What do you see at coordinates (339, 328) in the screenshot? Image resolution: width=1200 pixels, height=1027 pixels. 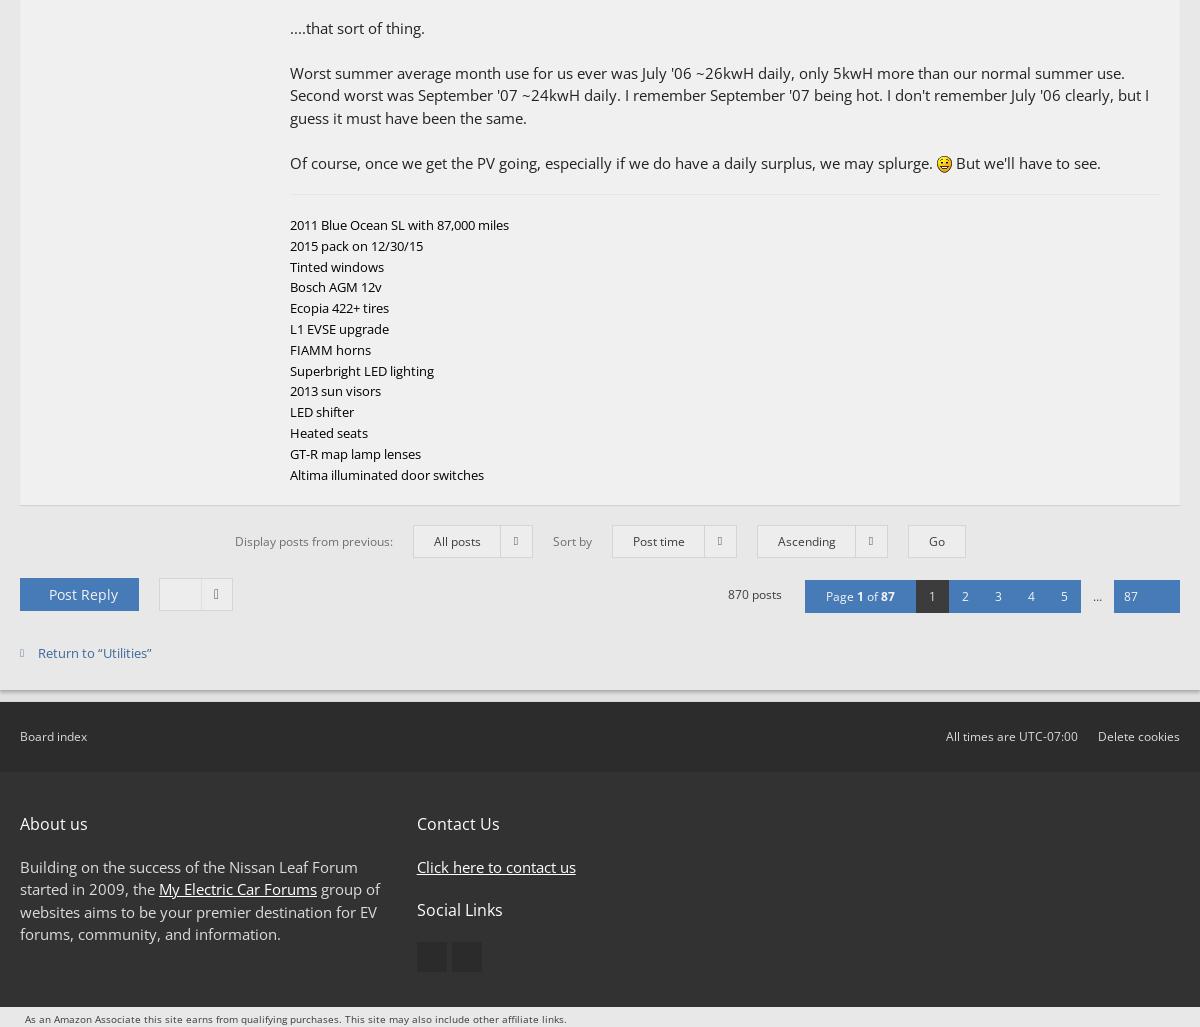 I see `'L1 EVSE upgrade'` at bounding box center [339, 328].